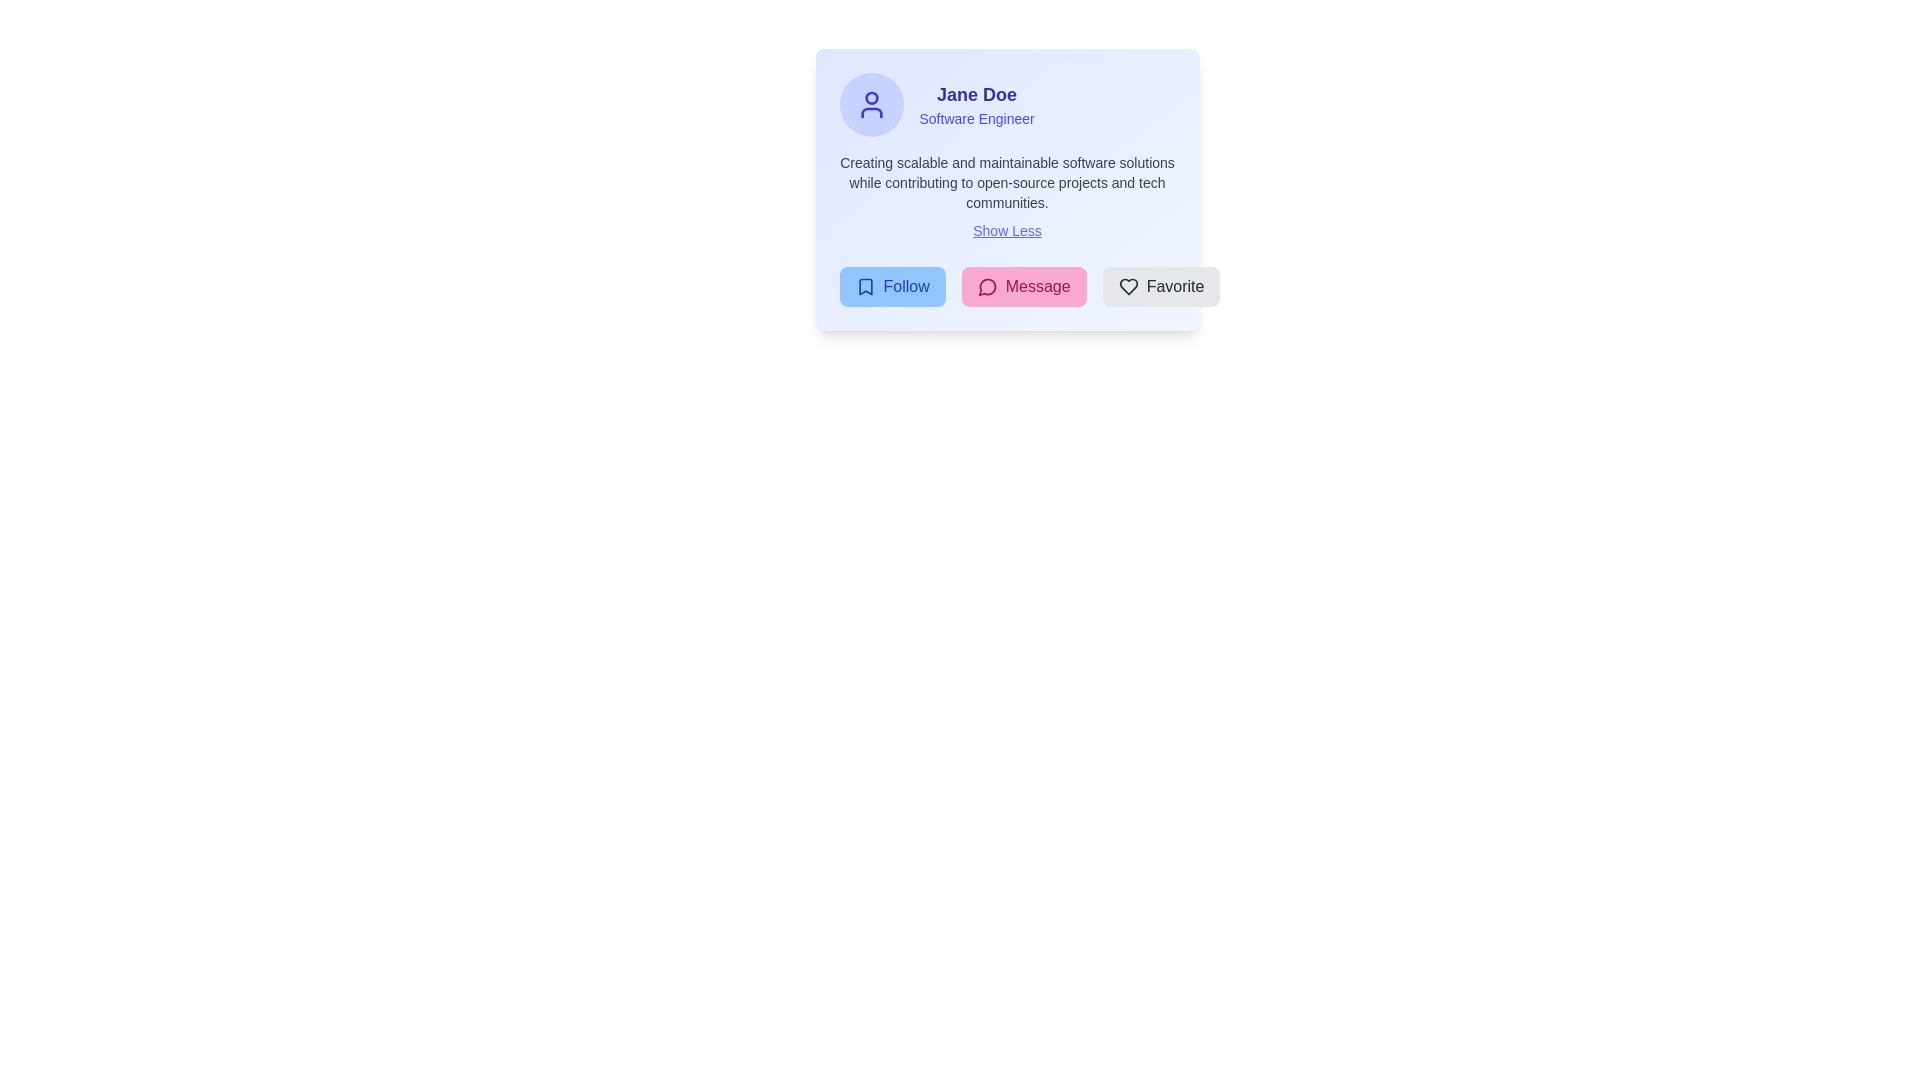  I want to click on the 'Message' button with a pink background and chat bubble icon in the button group located at the bottom of the user information card, so click(1007, 286).